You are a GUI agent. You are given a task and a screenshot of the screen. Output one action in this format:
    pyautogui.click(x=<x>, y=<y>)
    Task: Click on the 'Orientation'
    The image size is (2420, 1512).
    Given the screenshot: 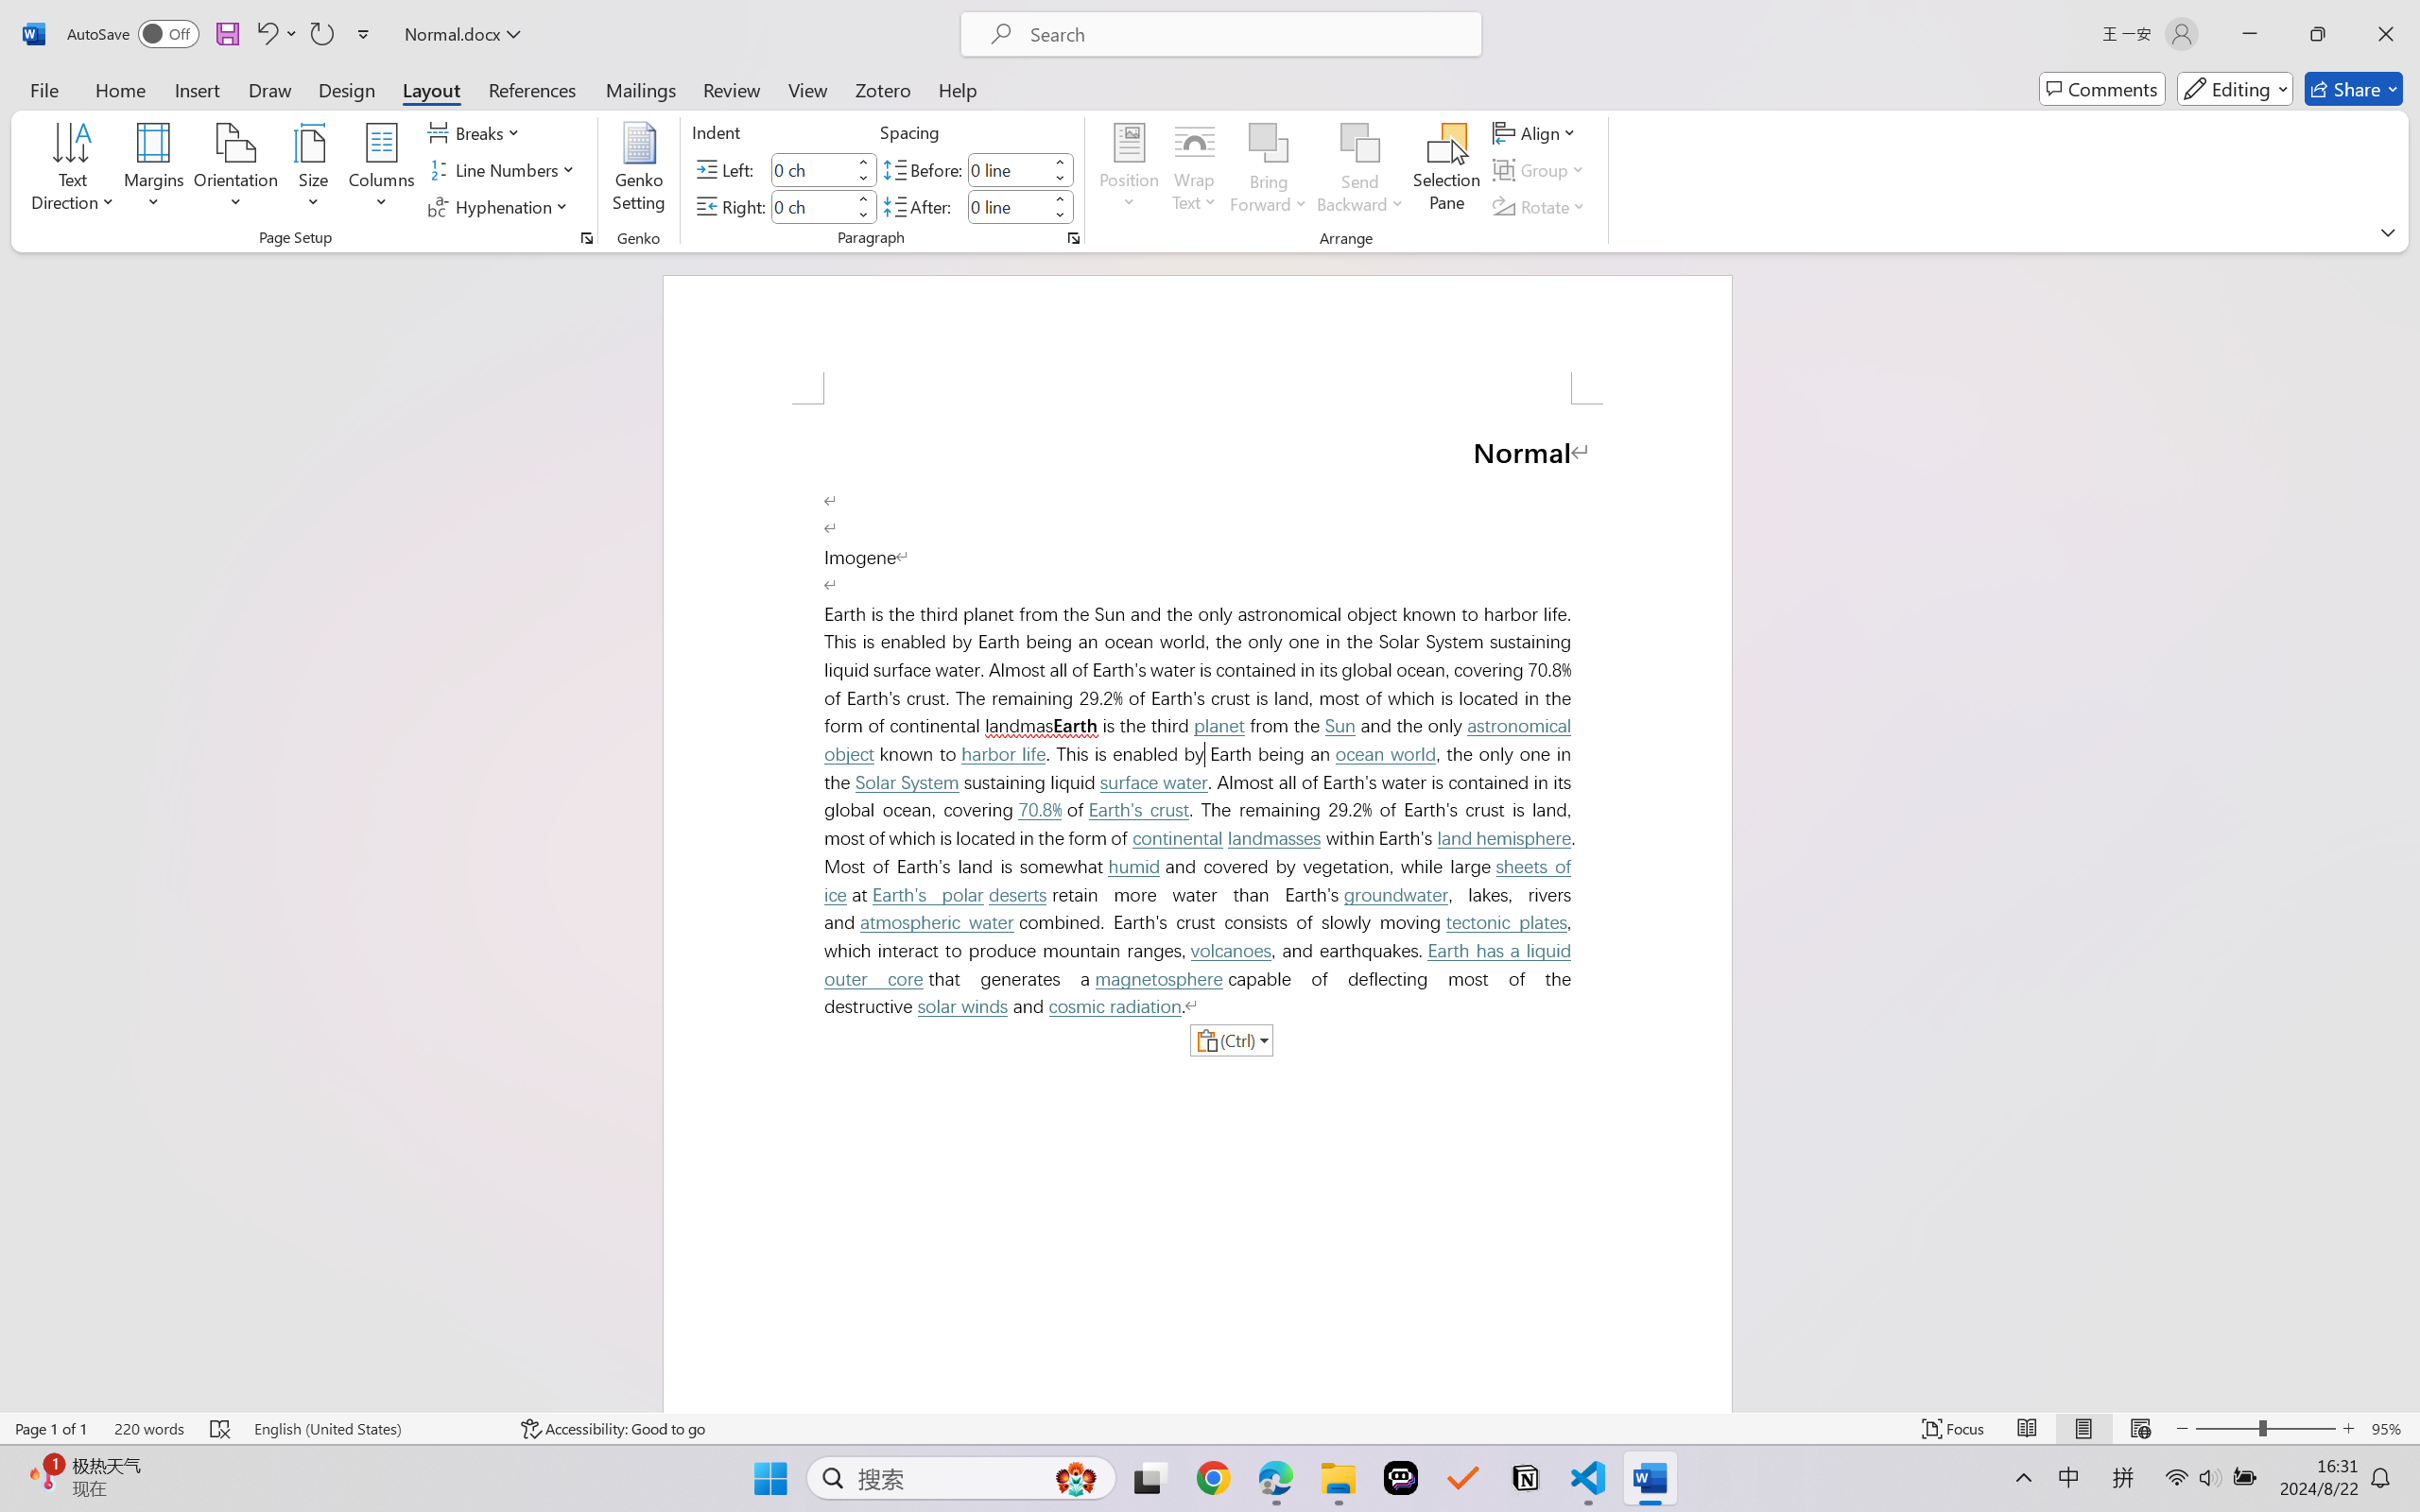 What is the action you would take?
    pyautogui.click(x=235, y=170)
    